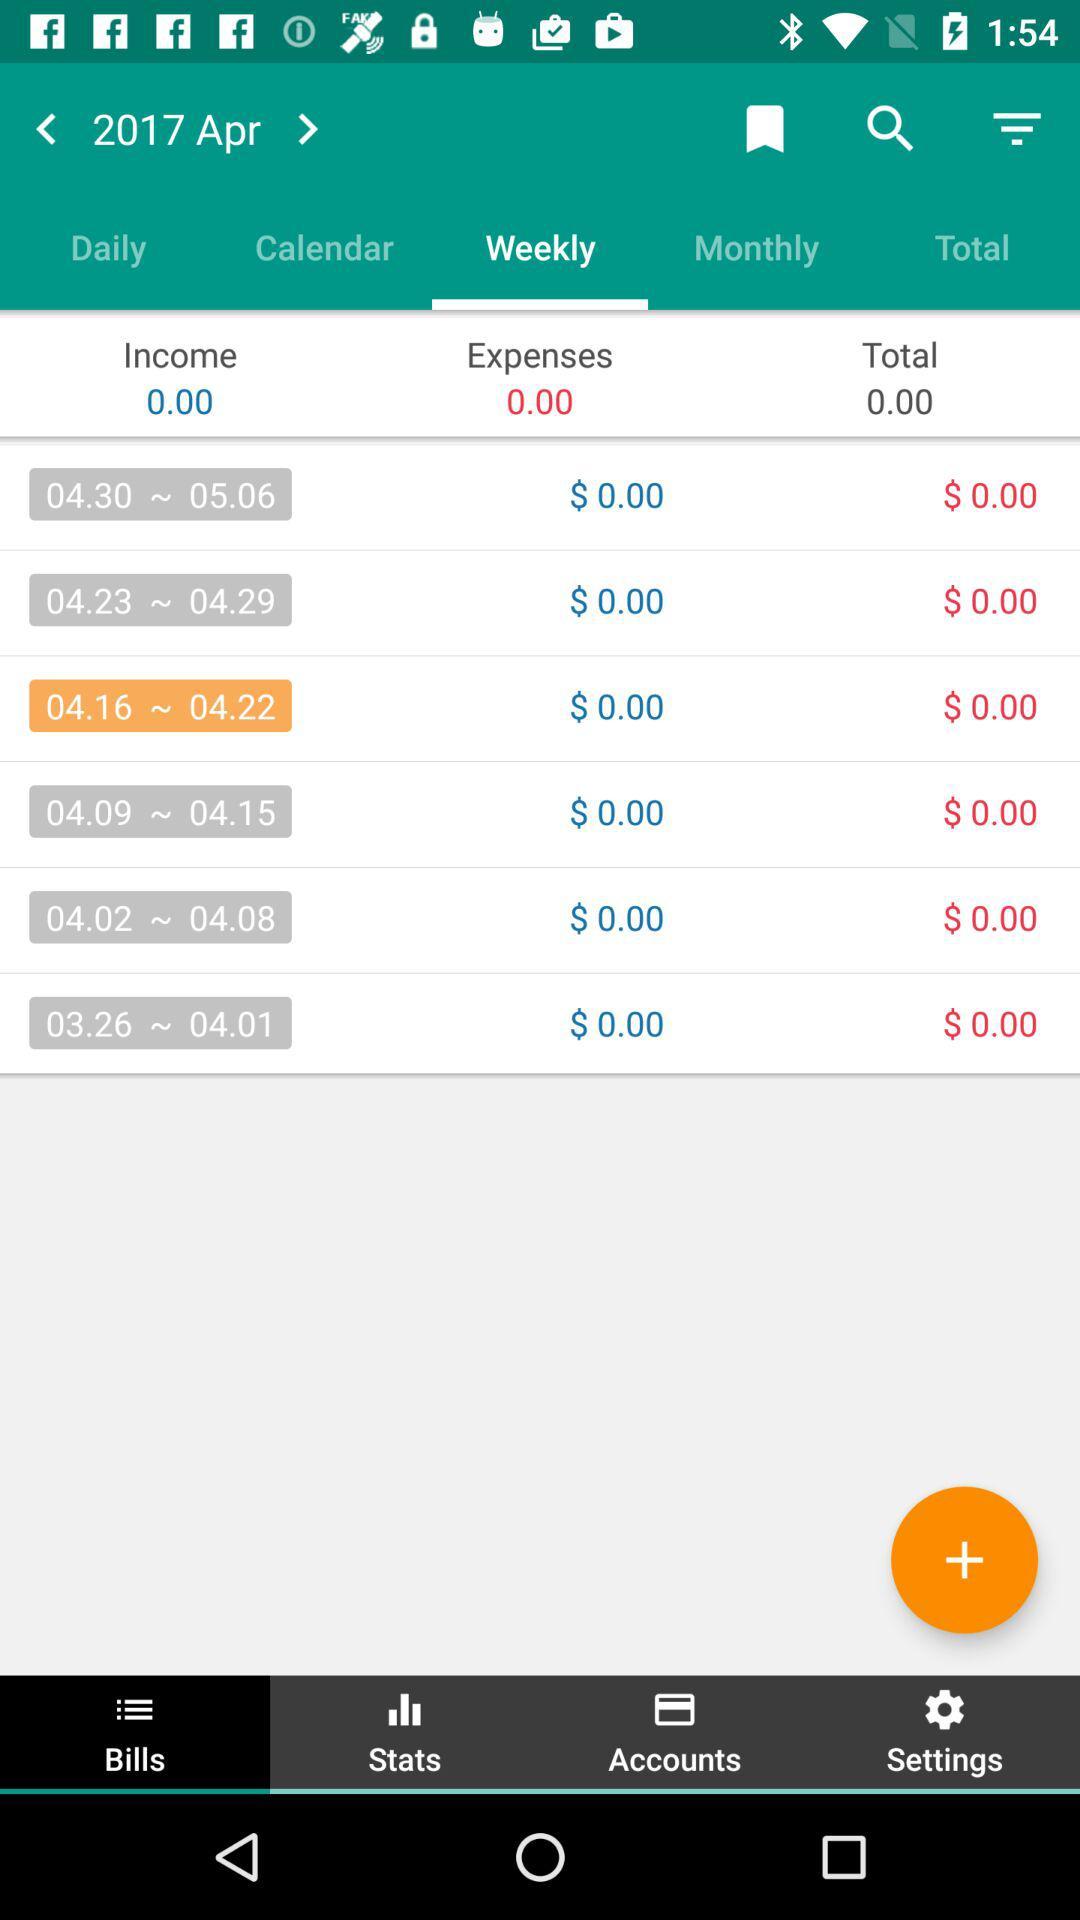 The height and width of the screenshot is (1920, 1080). What do you see at coordinates (756, 245) in the screenshot?
I see `the item to the right of weekly` at bounding box center [756, 245].